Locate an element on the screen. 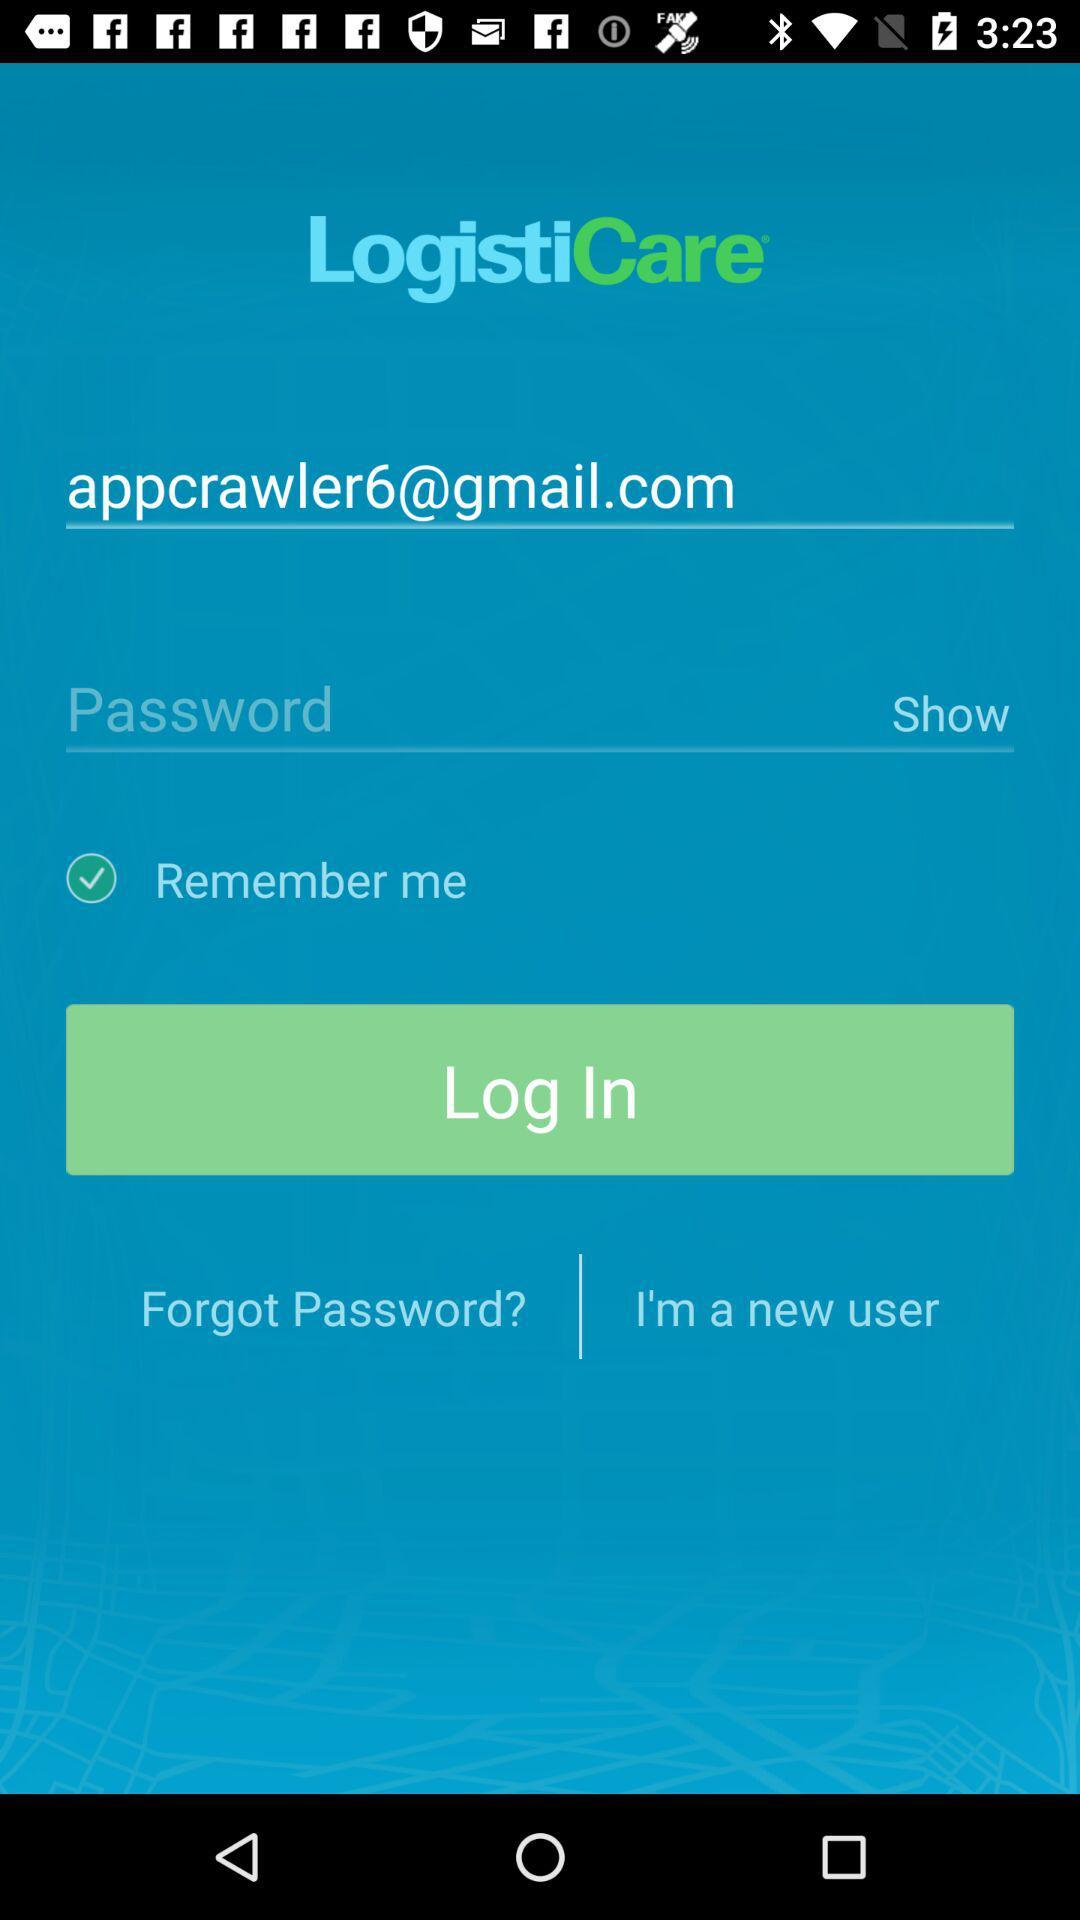 Image resolution: width=1080 pixels, height=1920 pixels. icon below the appcrawler6@gmail.com item is located at coordinates (474, 706).